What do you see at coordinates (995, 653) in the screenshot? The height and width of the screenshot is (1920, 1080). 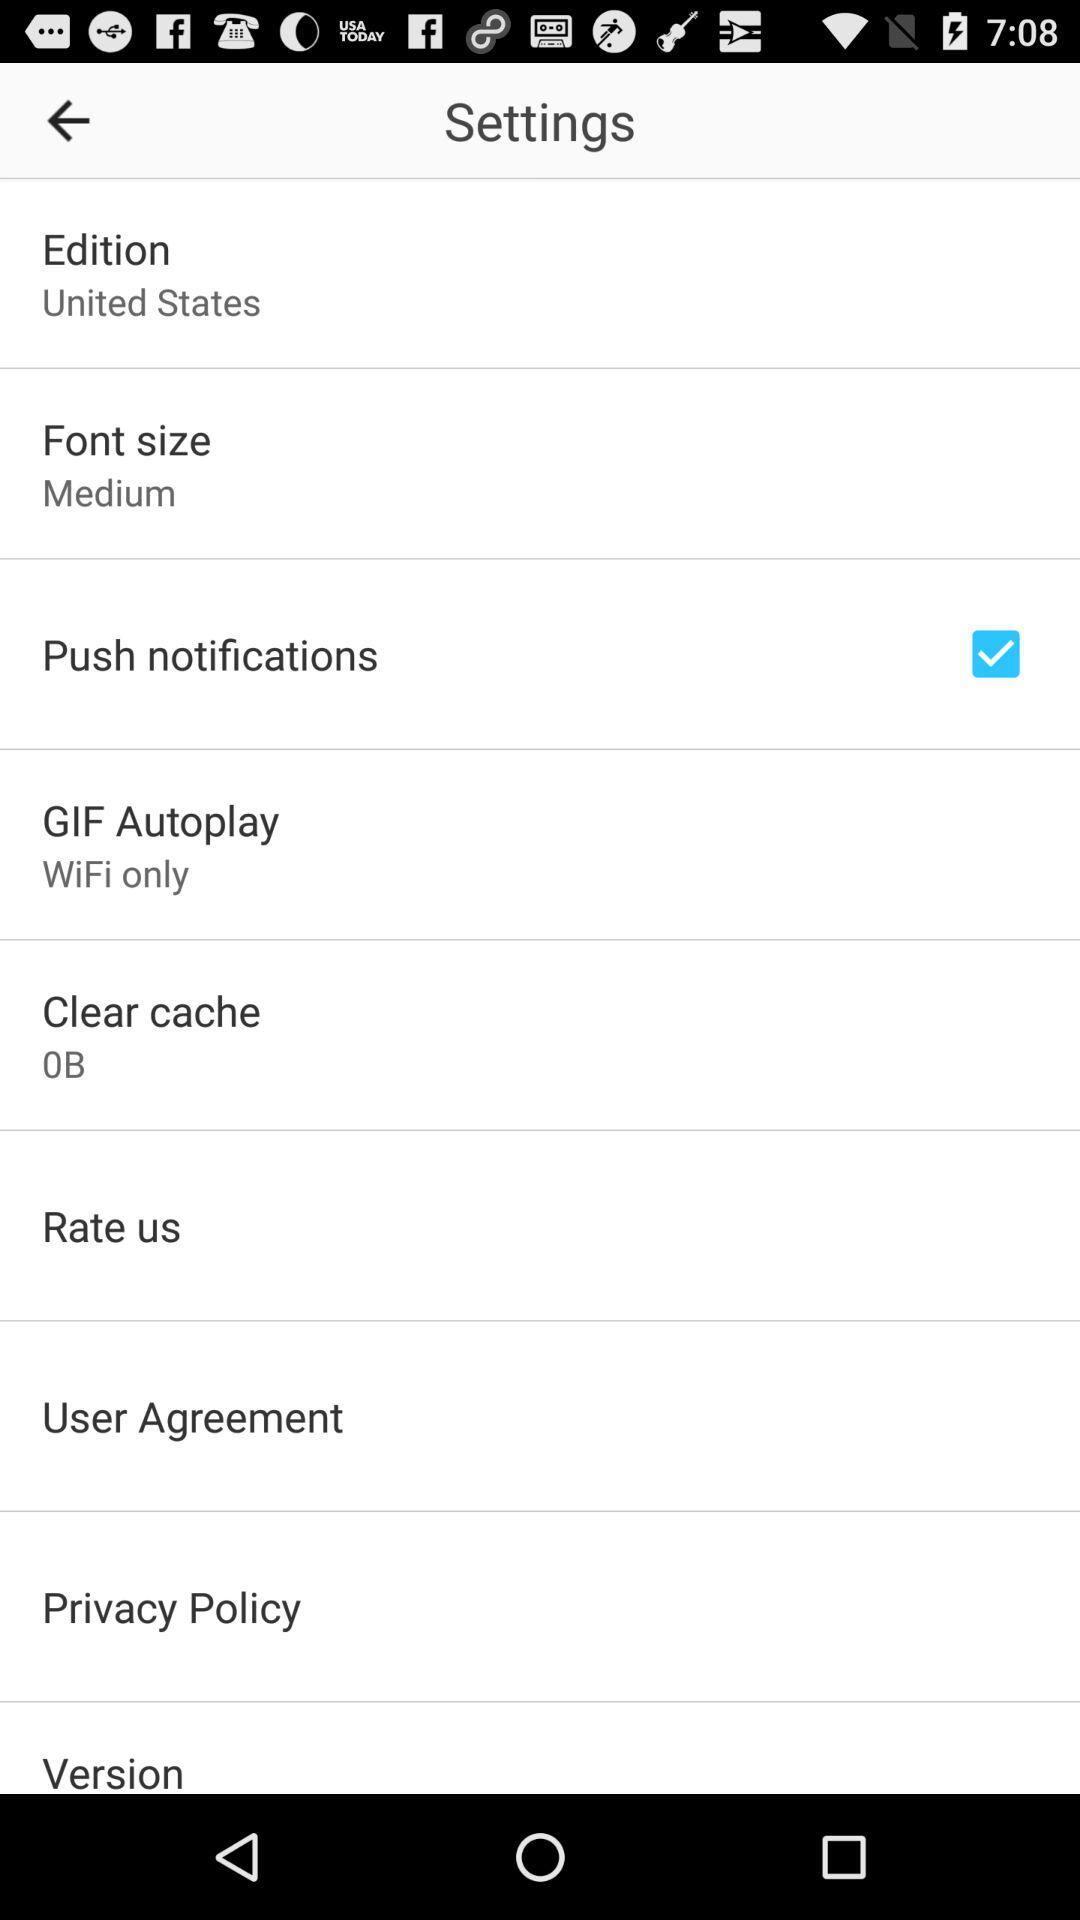 I see `tick box` at bounding box center [995, 653].